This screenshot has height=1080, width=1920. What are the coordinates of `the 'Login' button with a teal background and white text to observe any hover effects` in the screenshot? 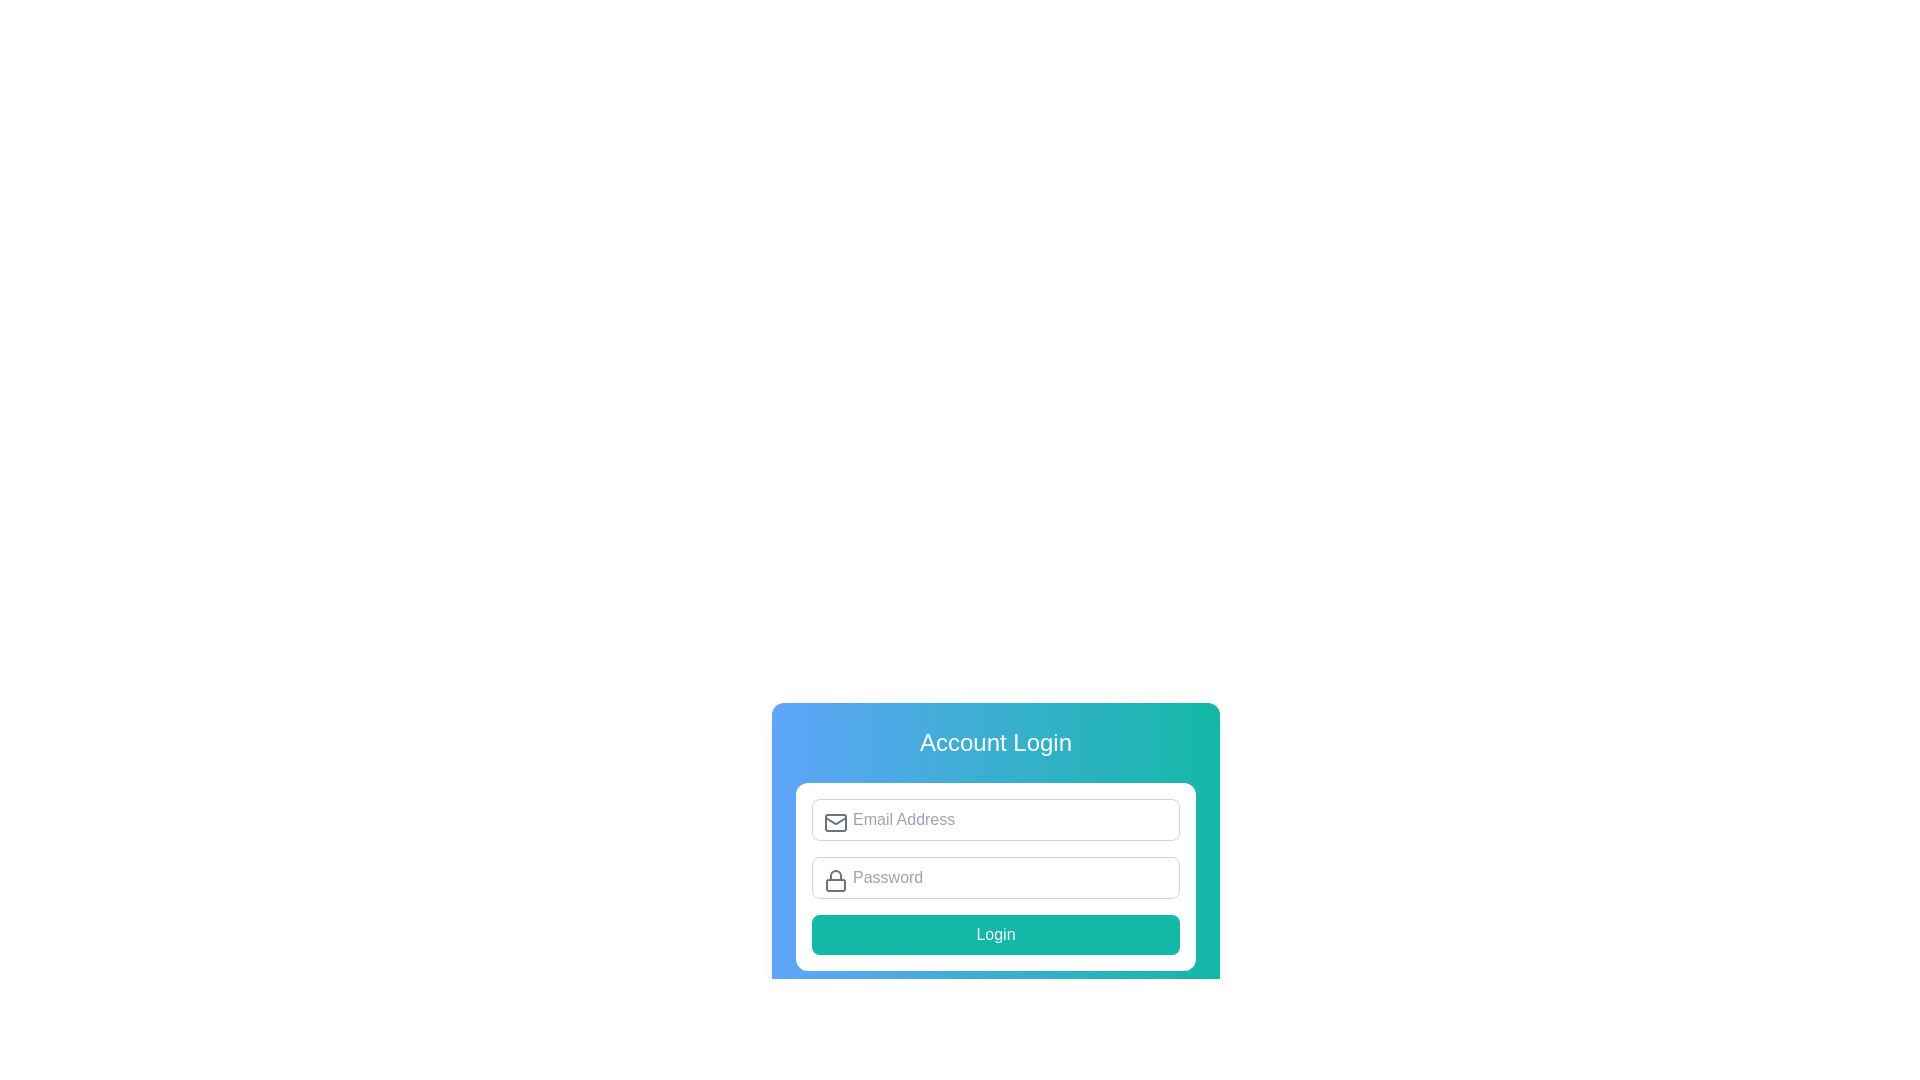 It's located at (996, 934).